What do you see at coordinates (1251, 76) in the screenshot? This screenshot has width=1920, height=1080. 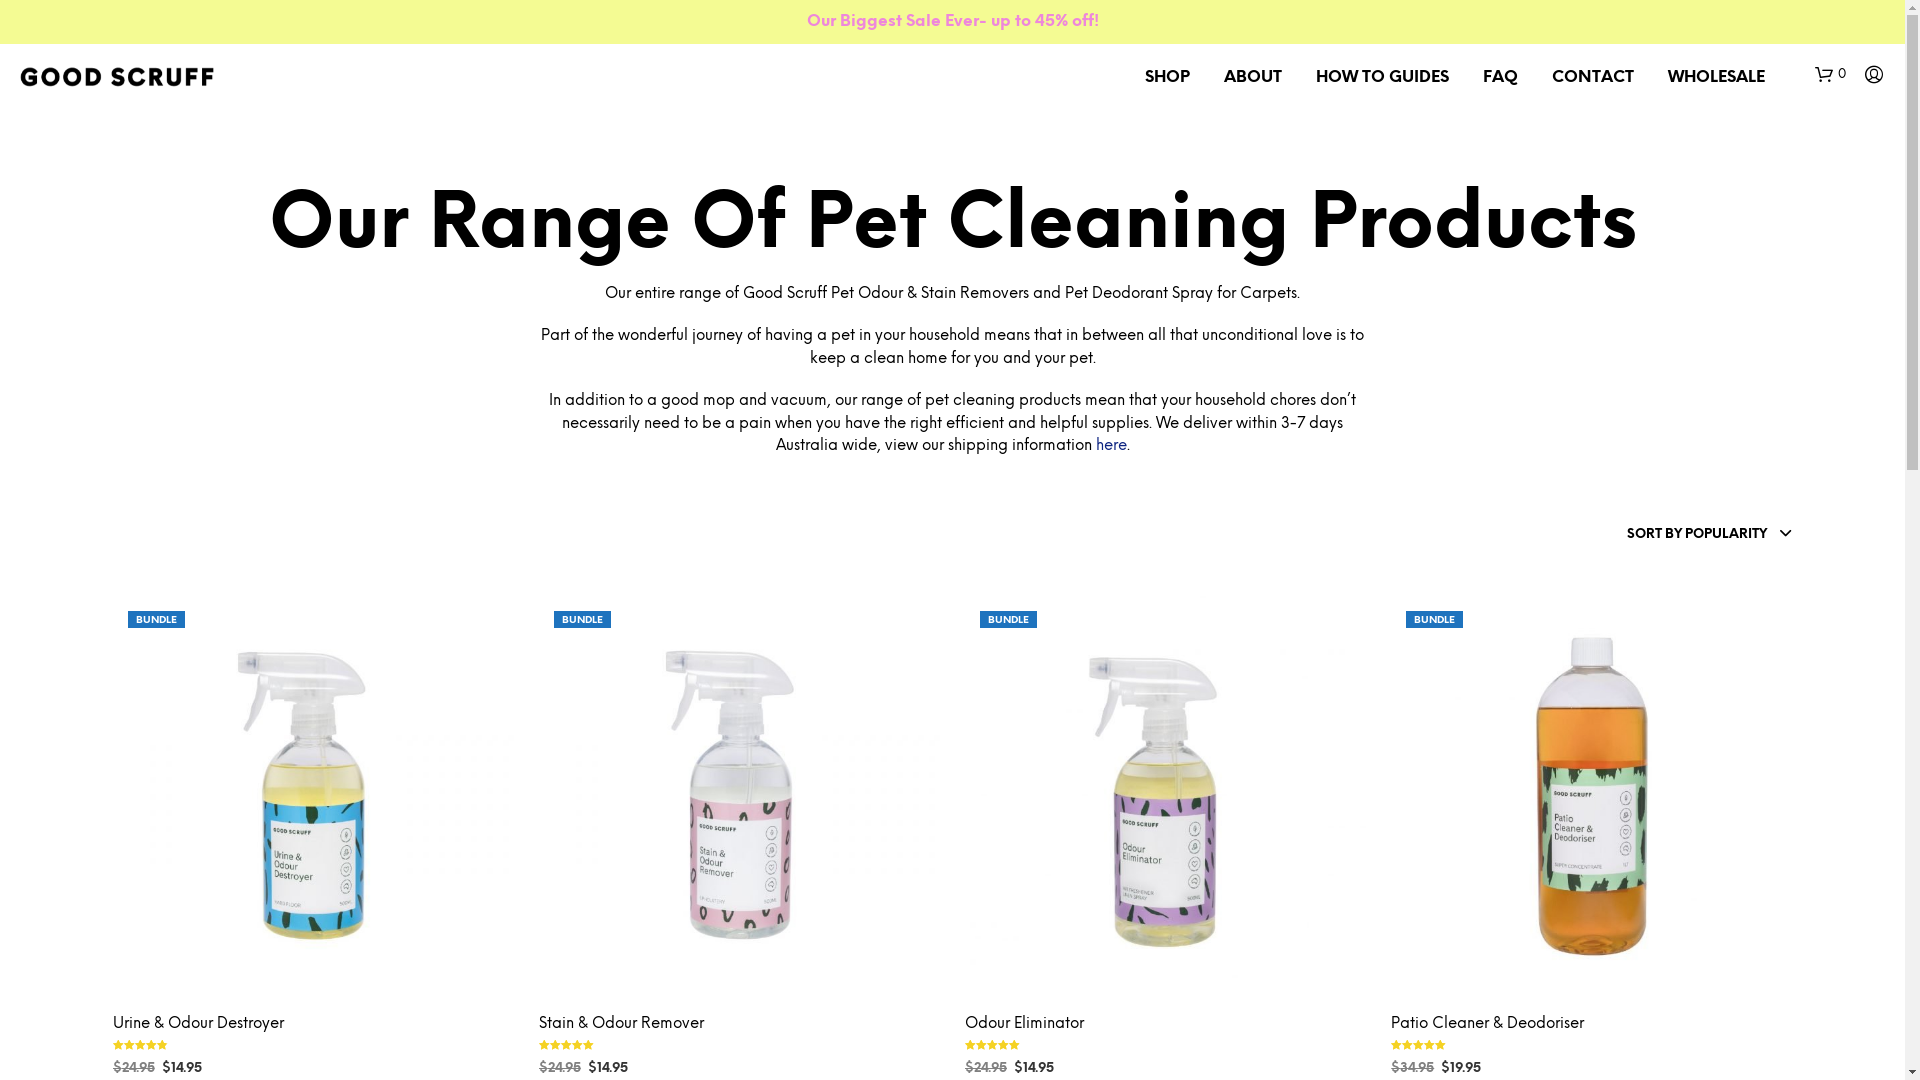 I see `'ABOUT'` at bounding box center [1251, 76].